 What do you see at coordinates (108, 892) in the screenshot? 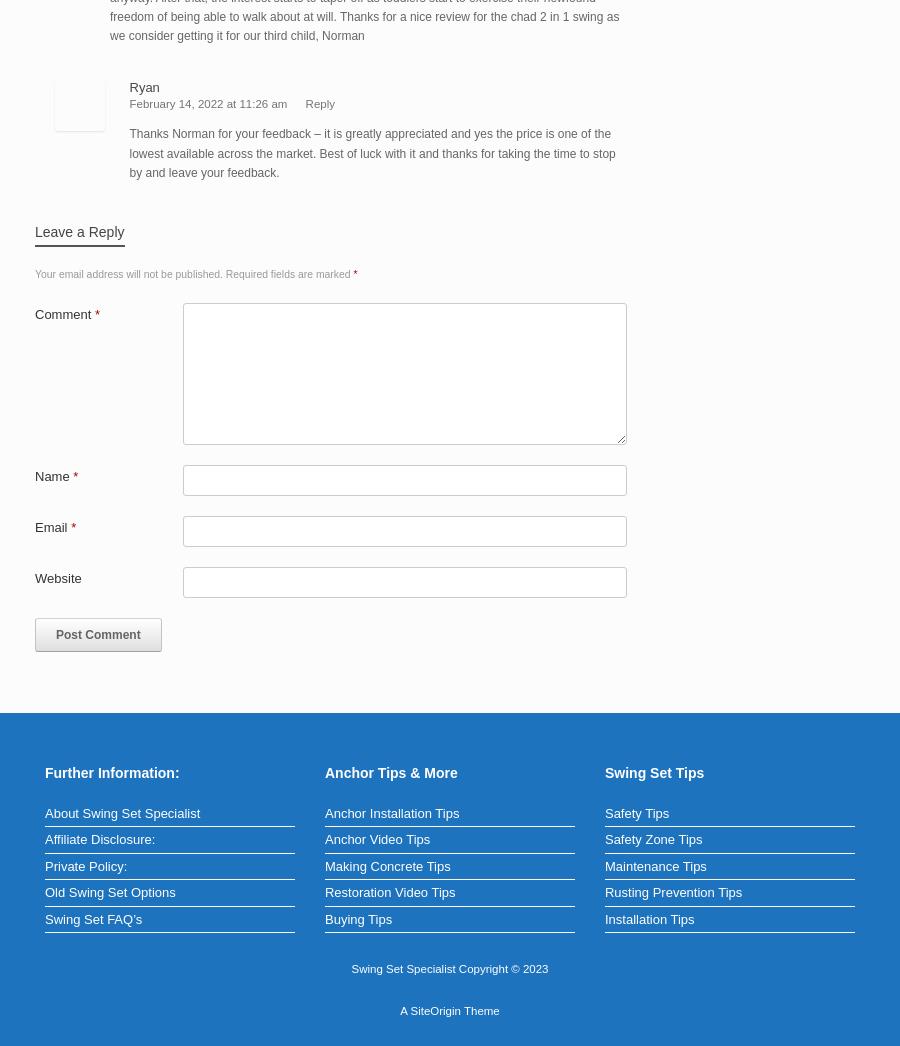
I see `'Old Swing Set Options'` at bounding box center [108, 892].